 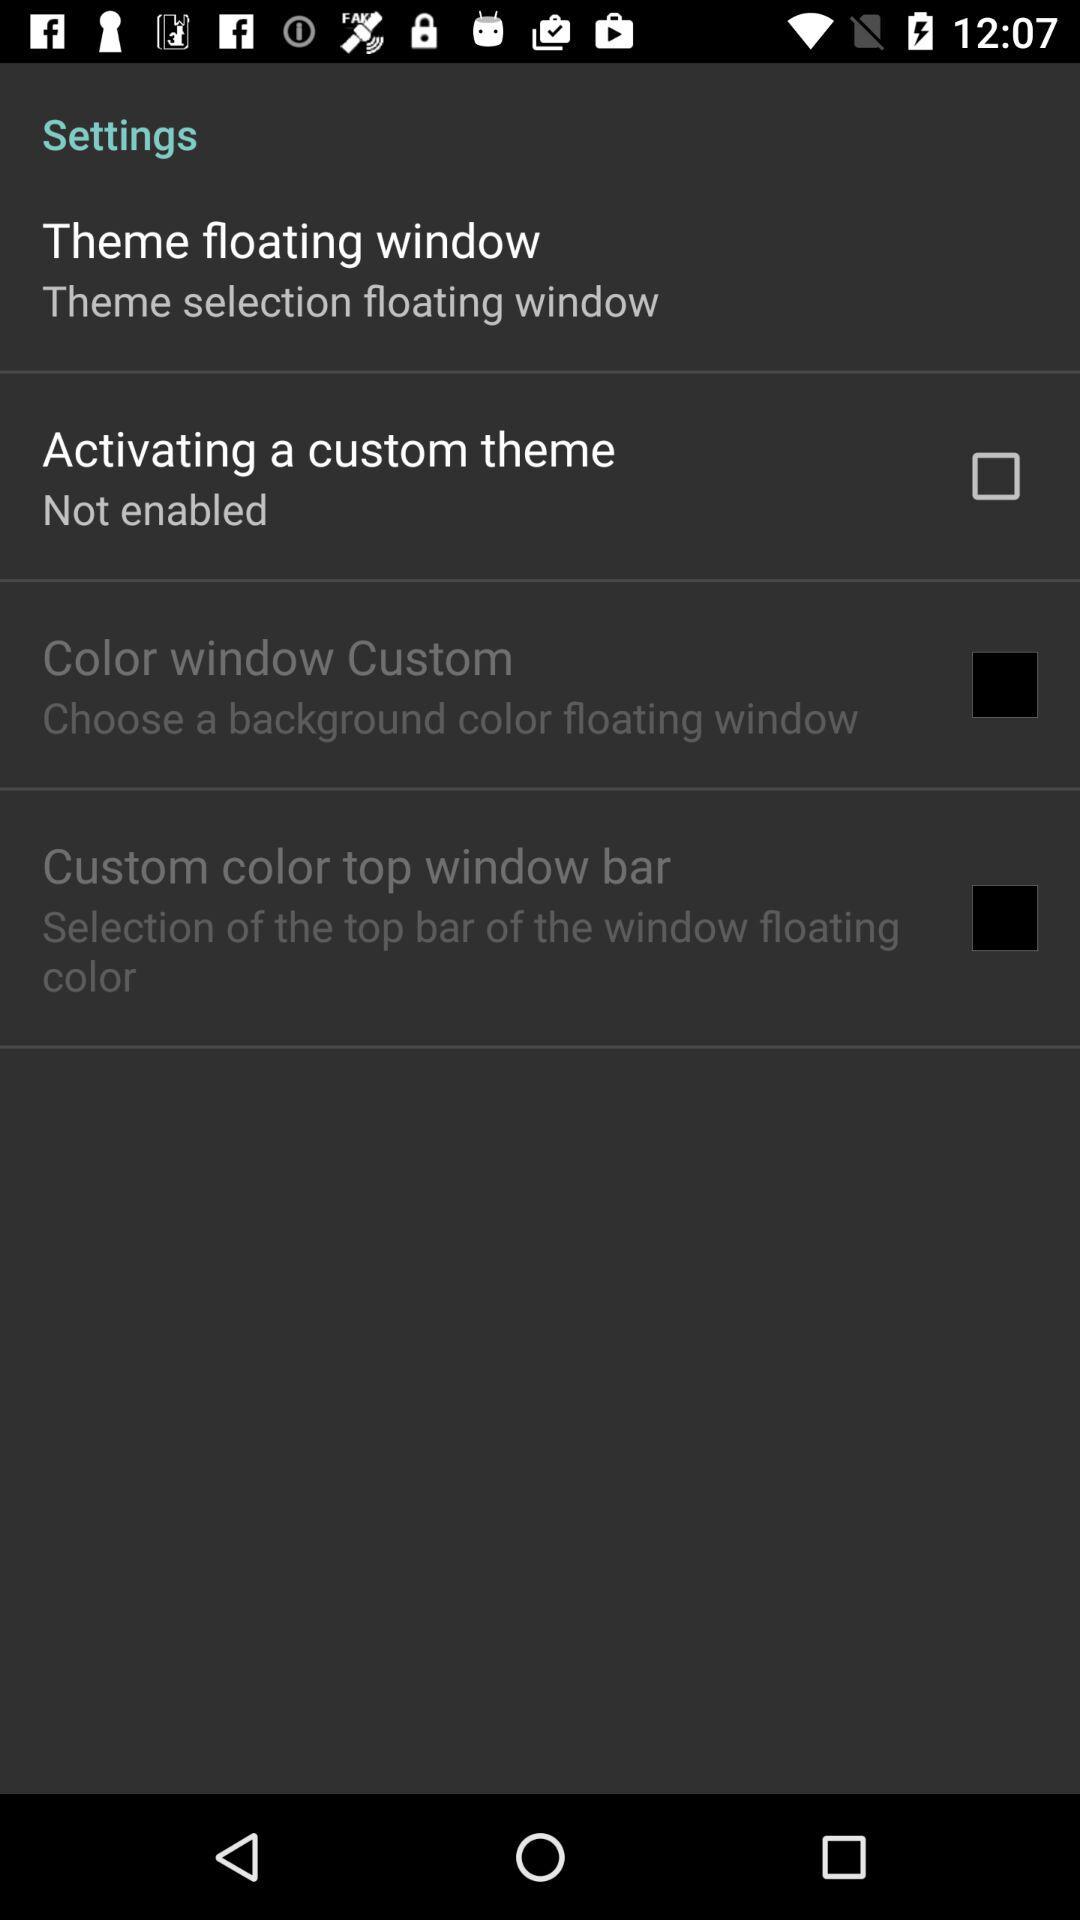 I want to click on the item to the right of activating a custom, so click(x=995, y=475).